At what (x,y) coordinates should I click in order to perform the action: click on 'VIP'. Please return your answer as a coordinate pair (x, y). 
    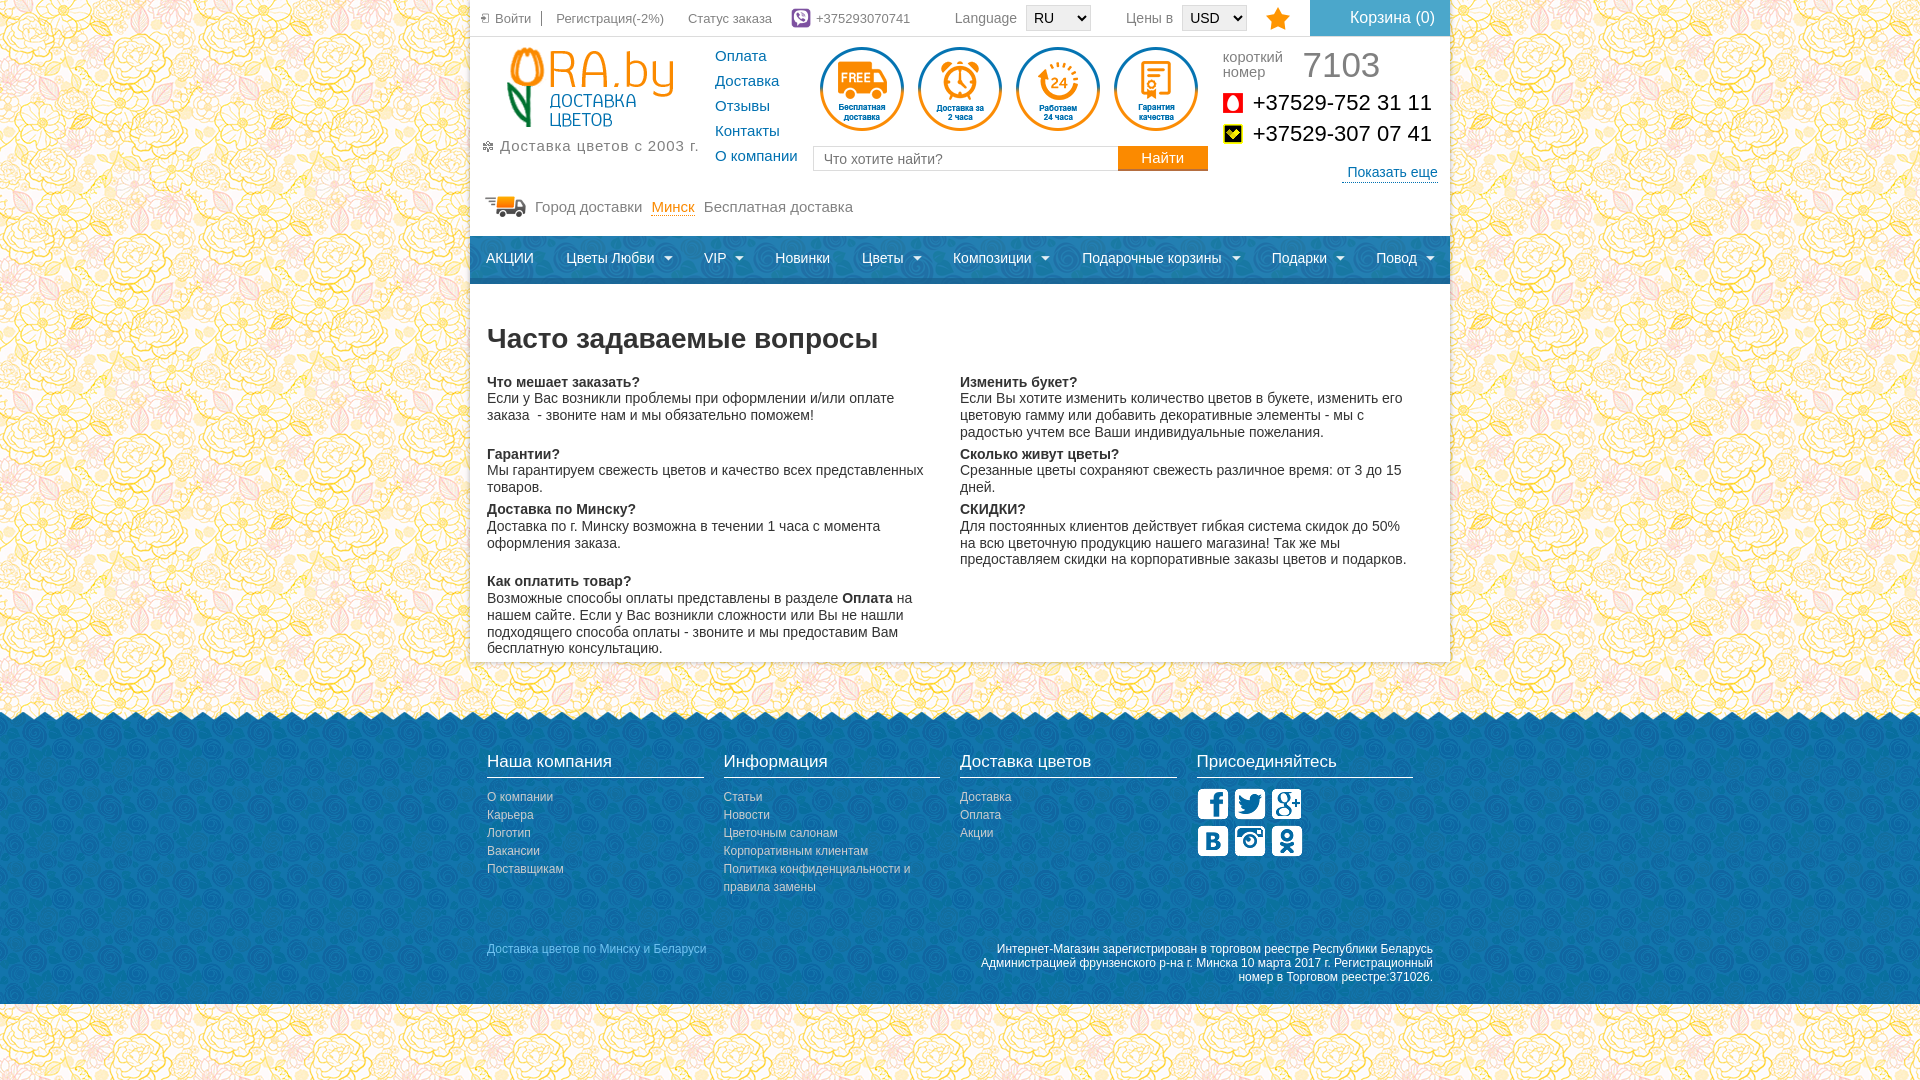
    Looking at the image, I should click on (687, 258).